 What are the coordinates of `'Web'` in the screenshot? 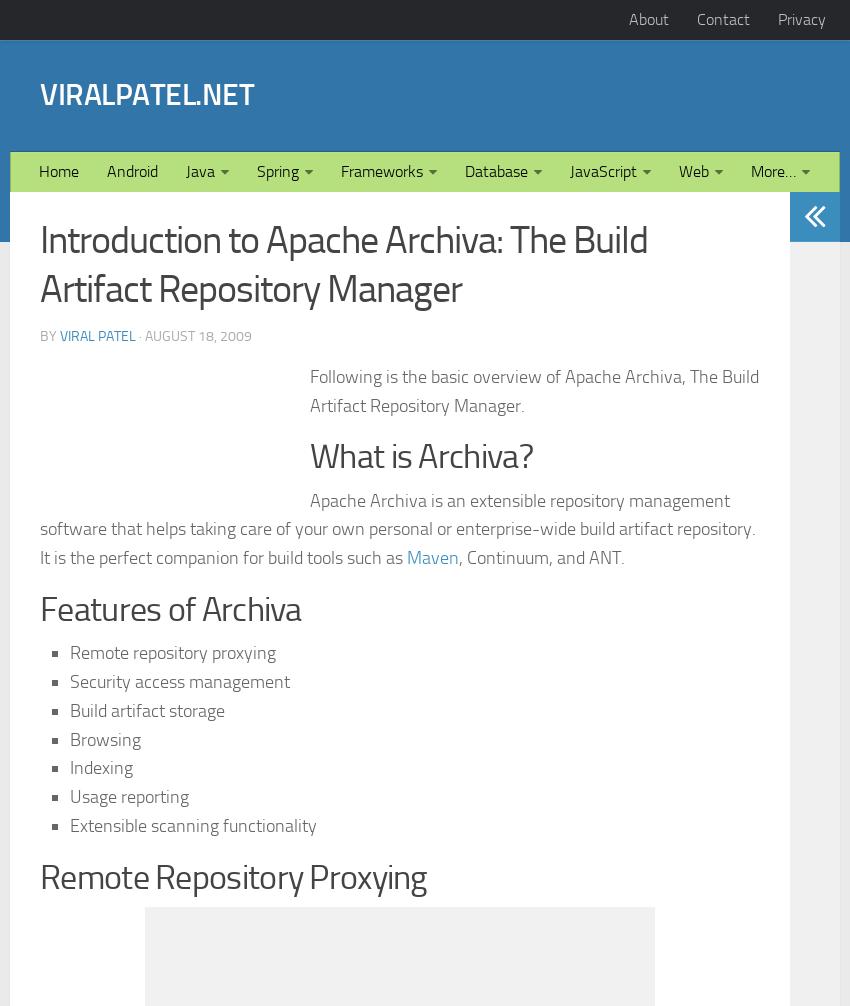 It's located at (693, 450).